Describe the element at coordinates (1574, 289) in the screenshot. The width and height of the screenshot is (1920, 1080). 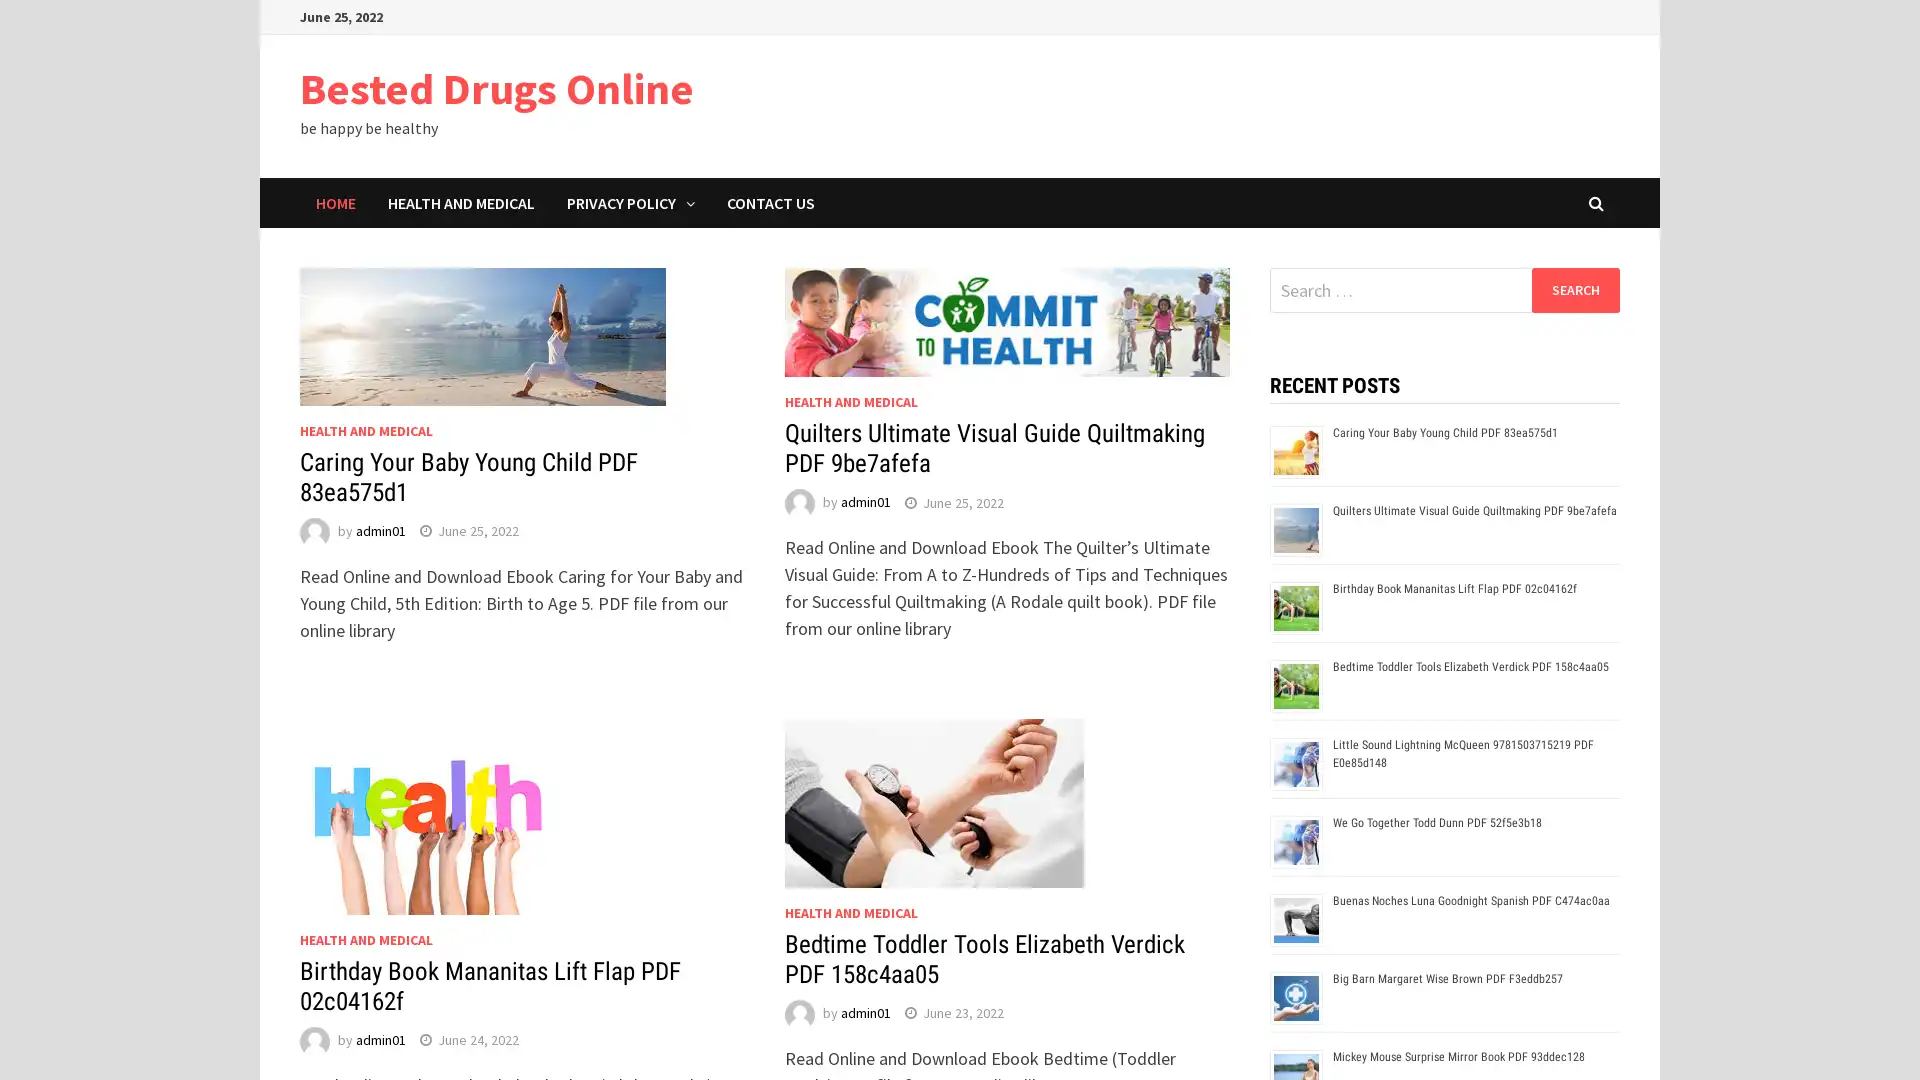
I see `Search` at that location.